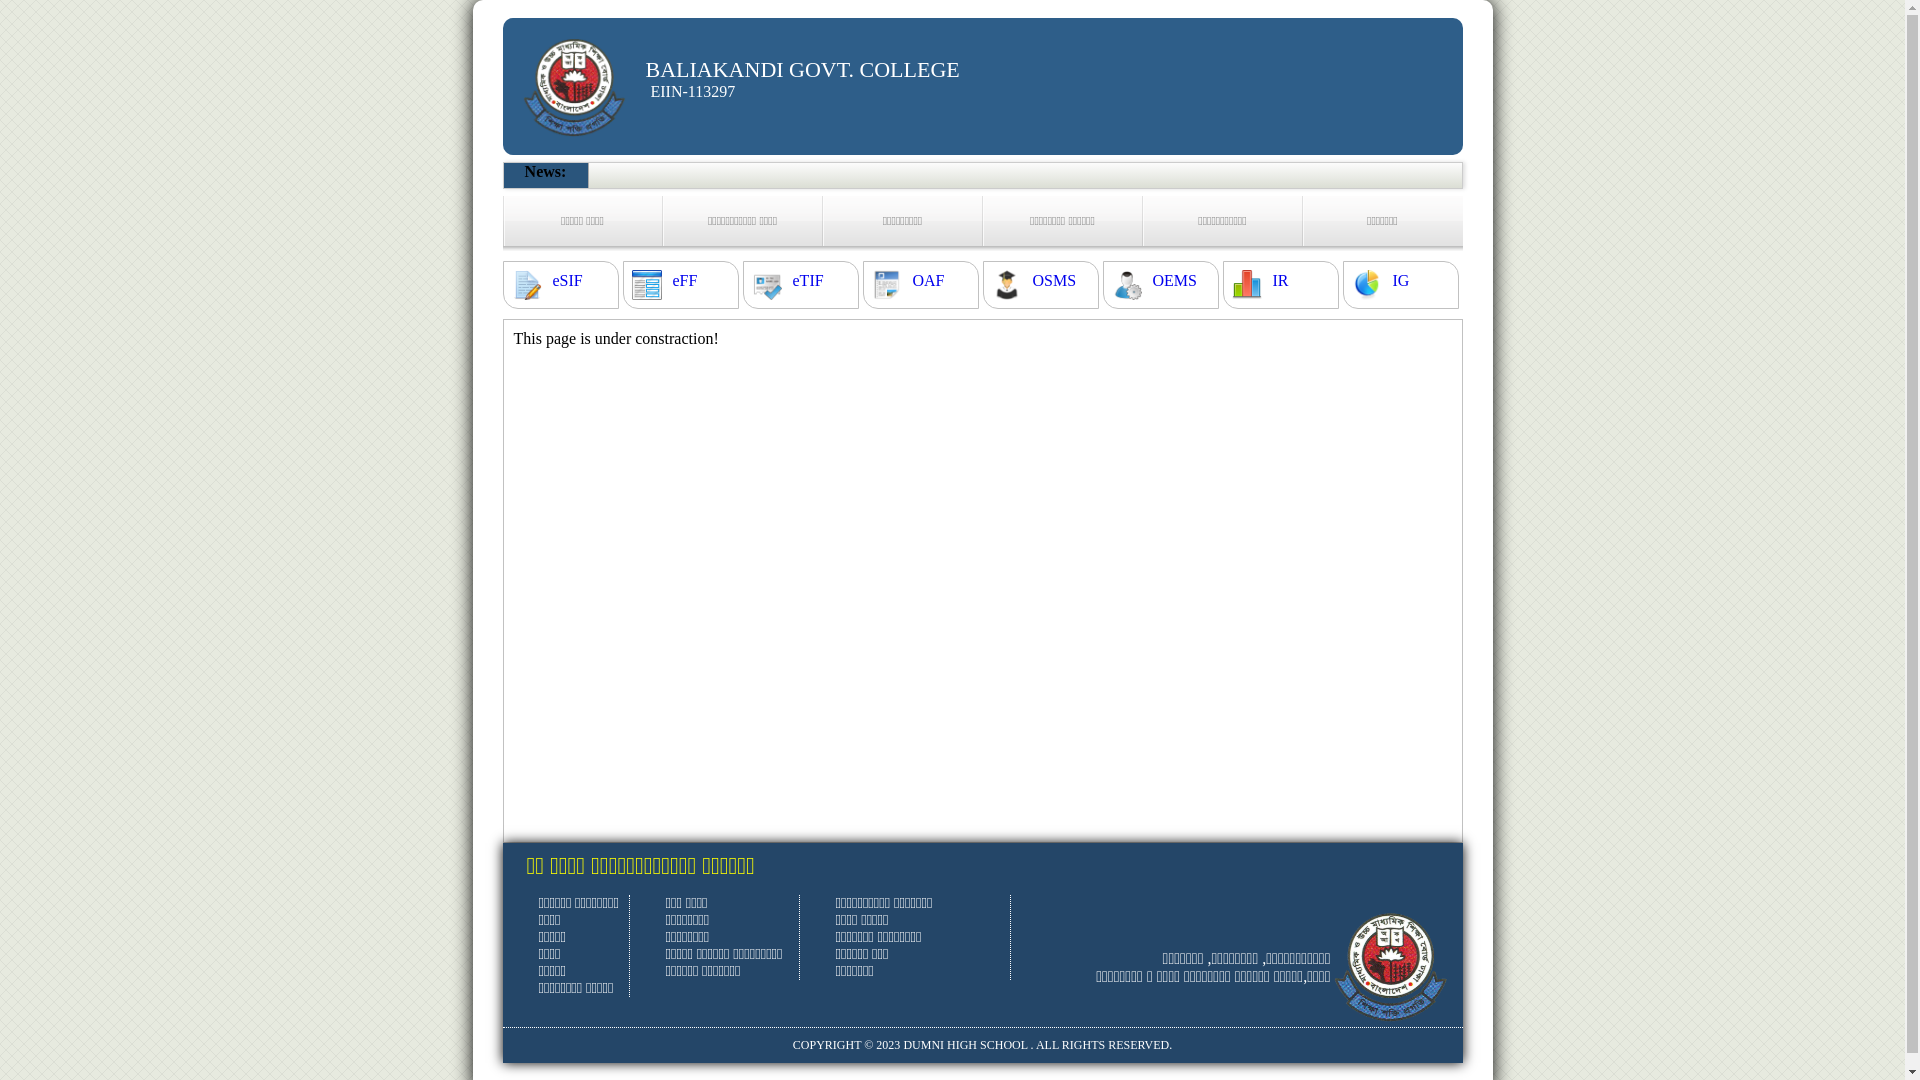 This screenshot has width=1920, height=1080. I want to click on 'eSIF', so click(565, 281).